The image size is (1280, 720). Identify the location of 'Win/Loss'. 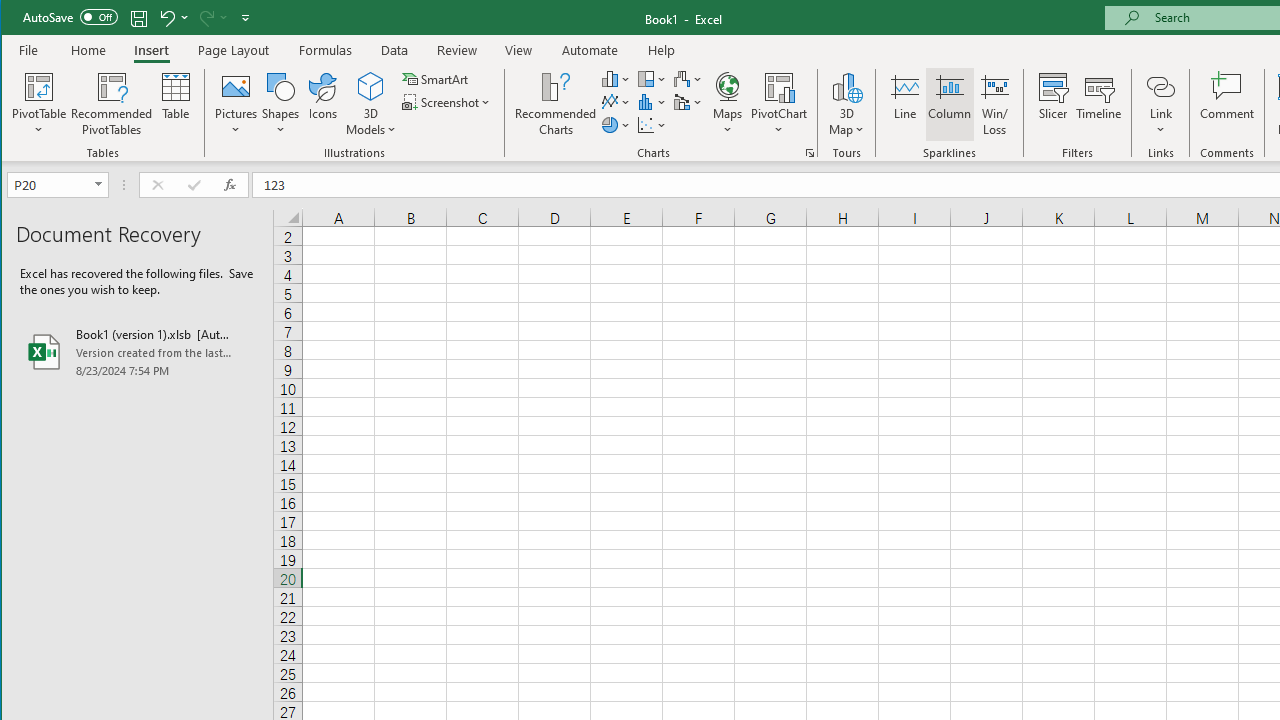
(995, 104).